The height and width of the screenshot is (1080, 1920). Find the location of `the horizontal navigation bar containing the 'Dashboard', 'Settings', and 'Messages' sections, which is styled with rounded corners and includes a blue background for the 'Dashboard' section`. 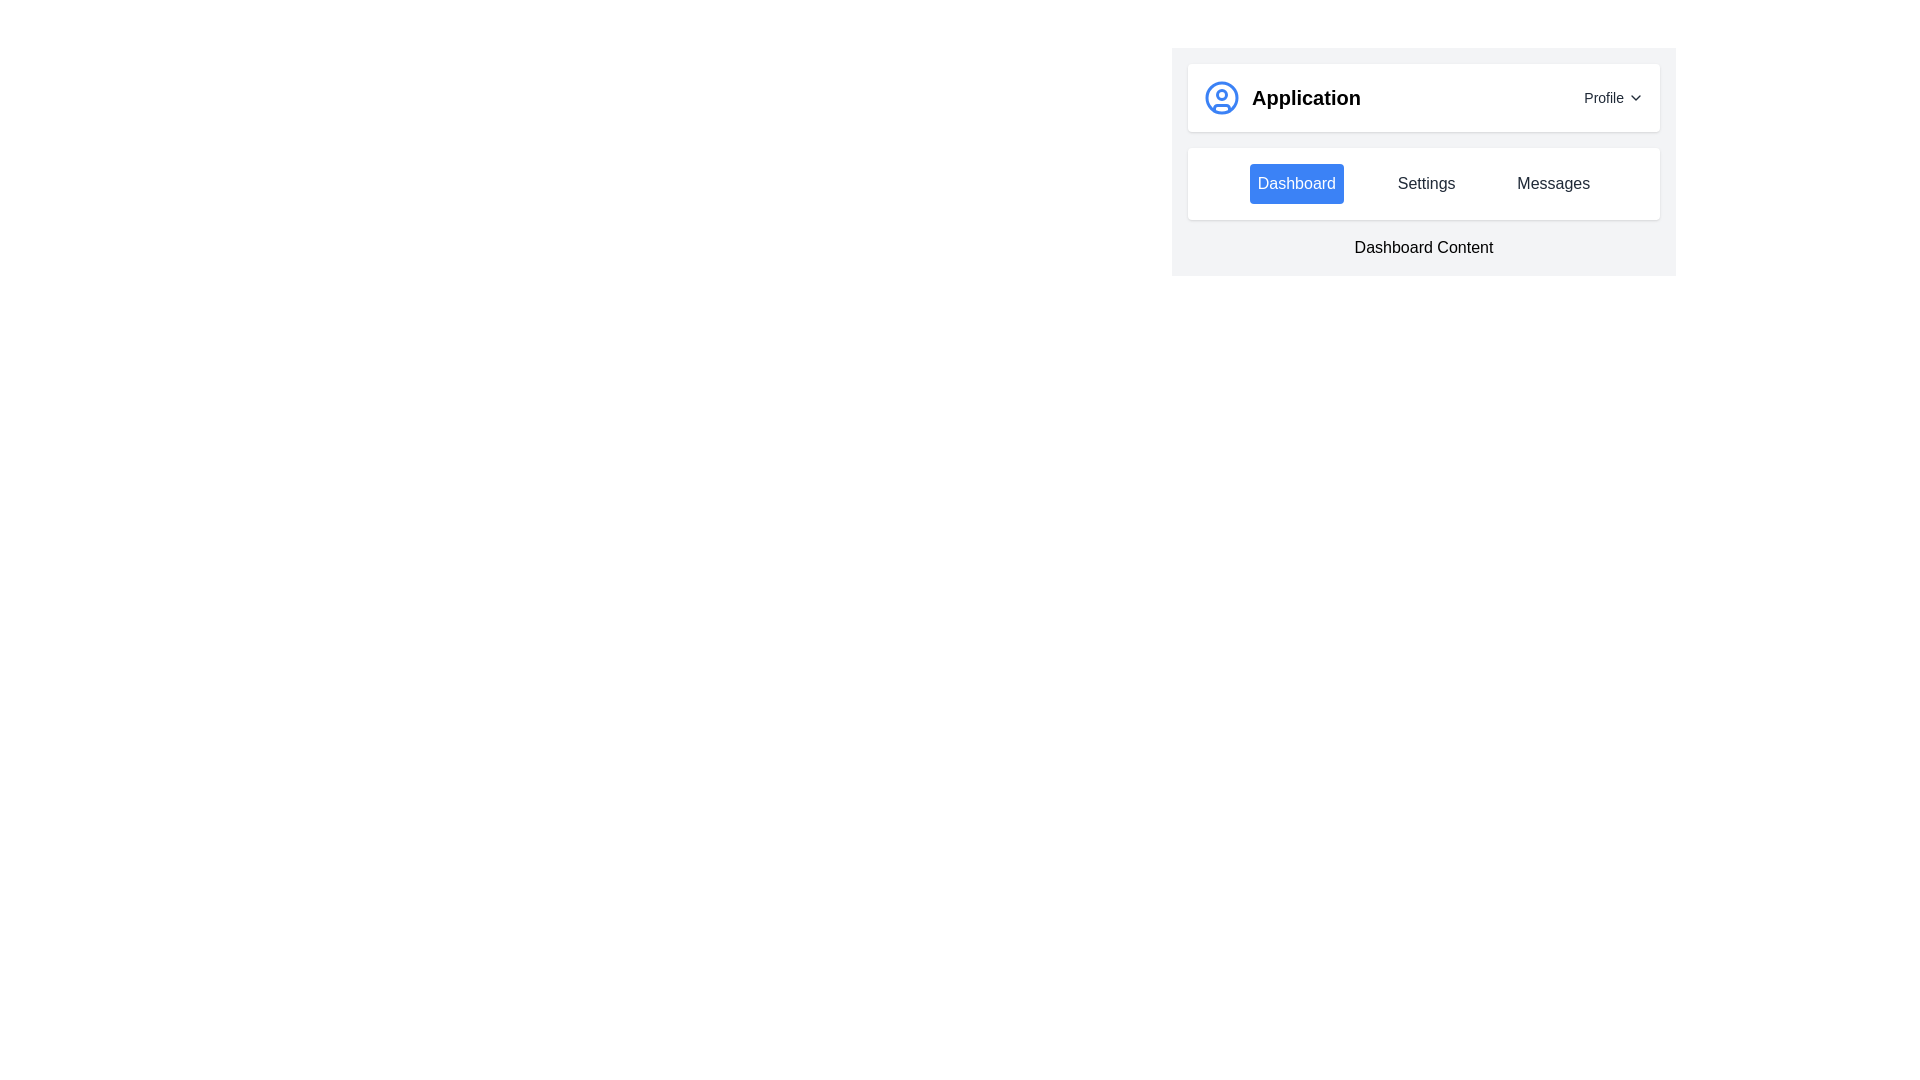

the horizontal navigation bar containing the 'Dashboard', 'Settings', and 'Messages' sections, which is styled with rounded corners and includes a blue background for the 'Dashboard' section is located at coordinates (1423, 184).